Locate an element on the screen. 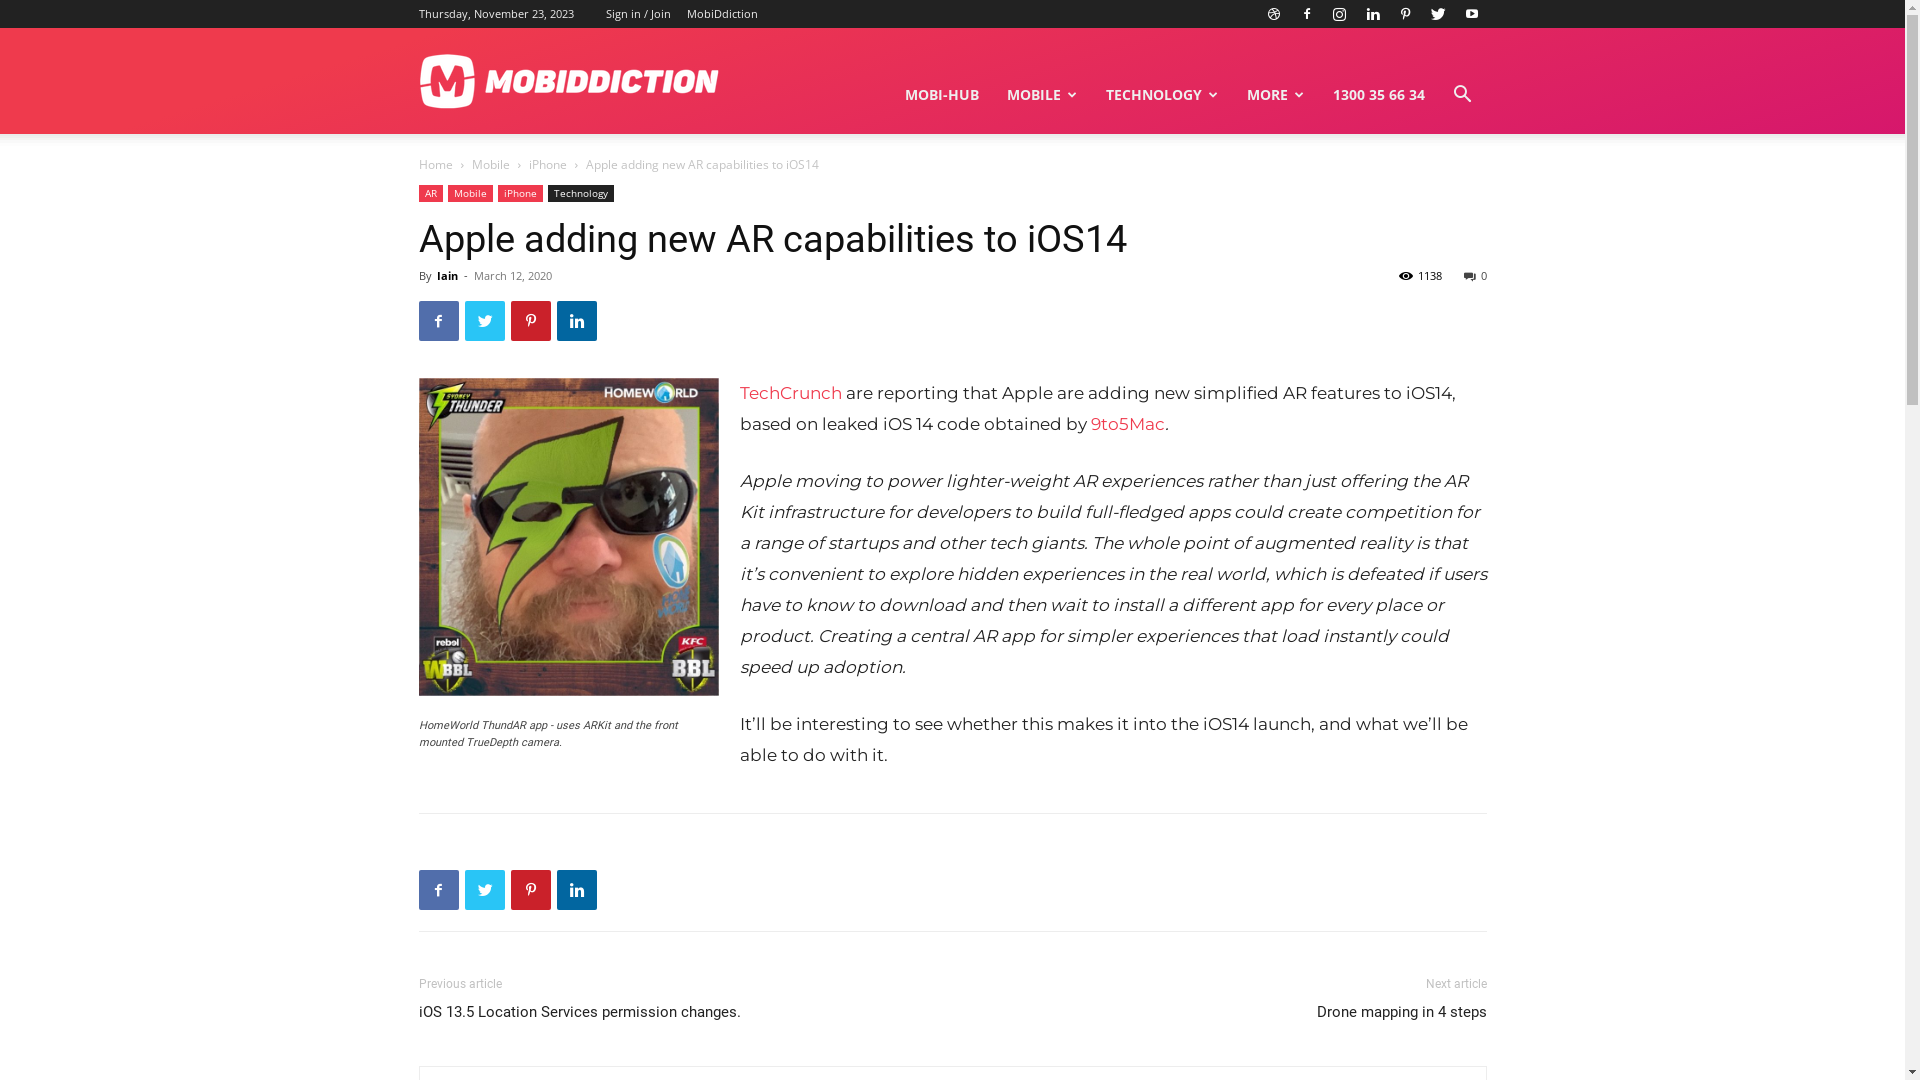 The height and width of the screenshot is (1080, 1920). 'MobiDdiction' is located at coordinates (720, 13).